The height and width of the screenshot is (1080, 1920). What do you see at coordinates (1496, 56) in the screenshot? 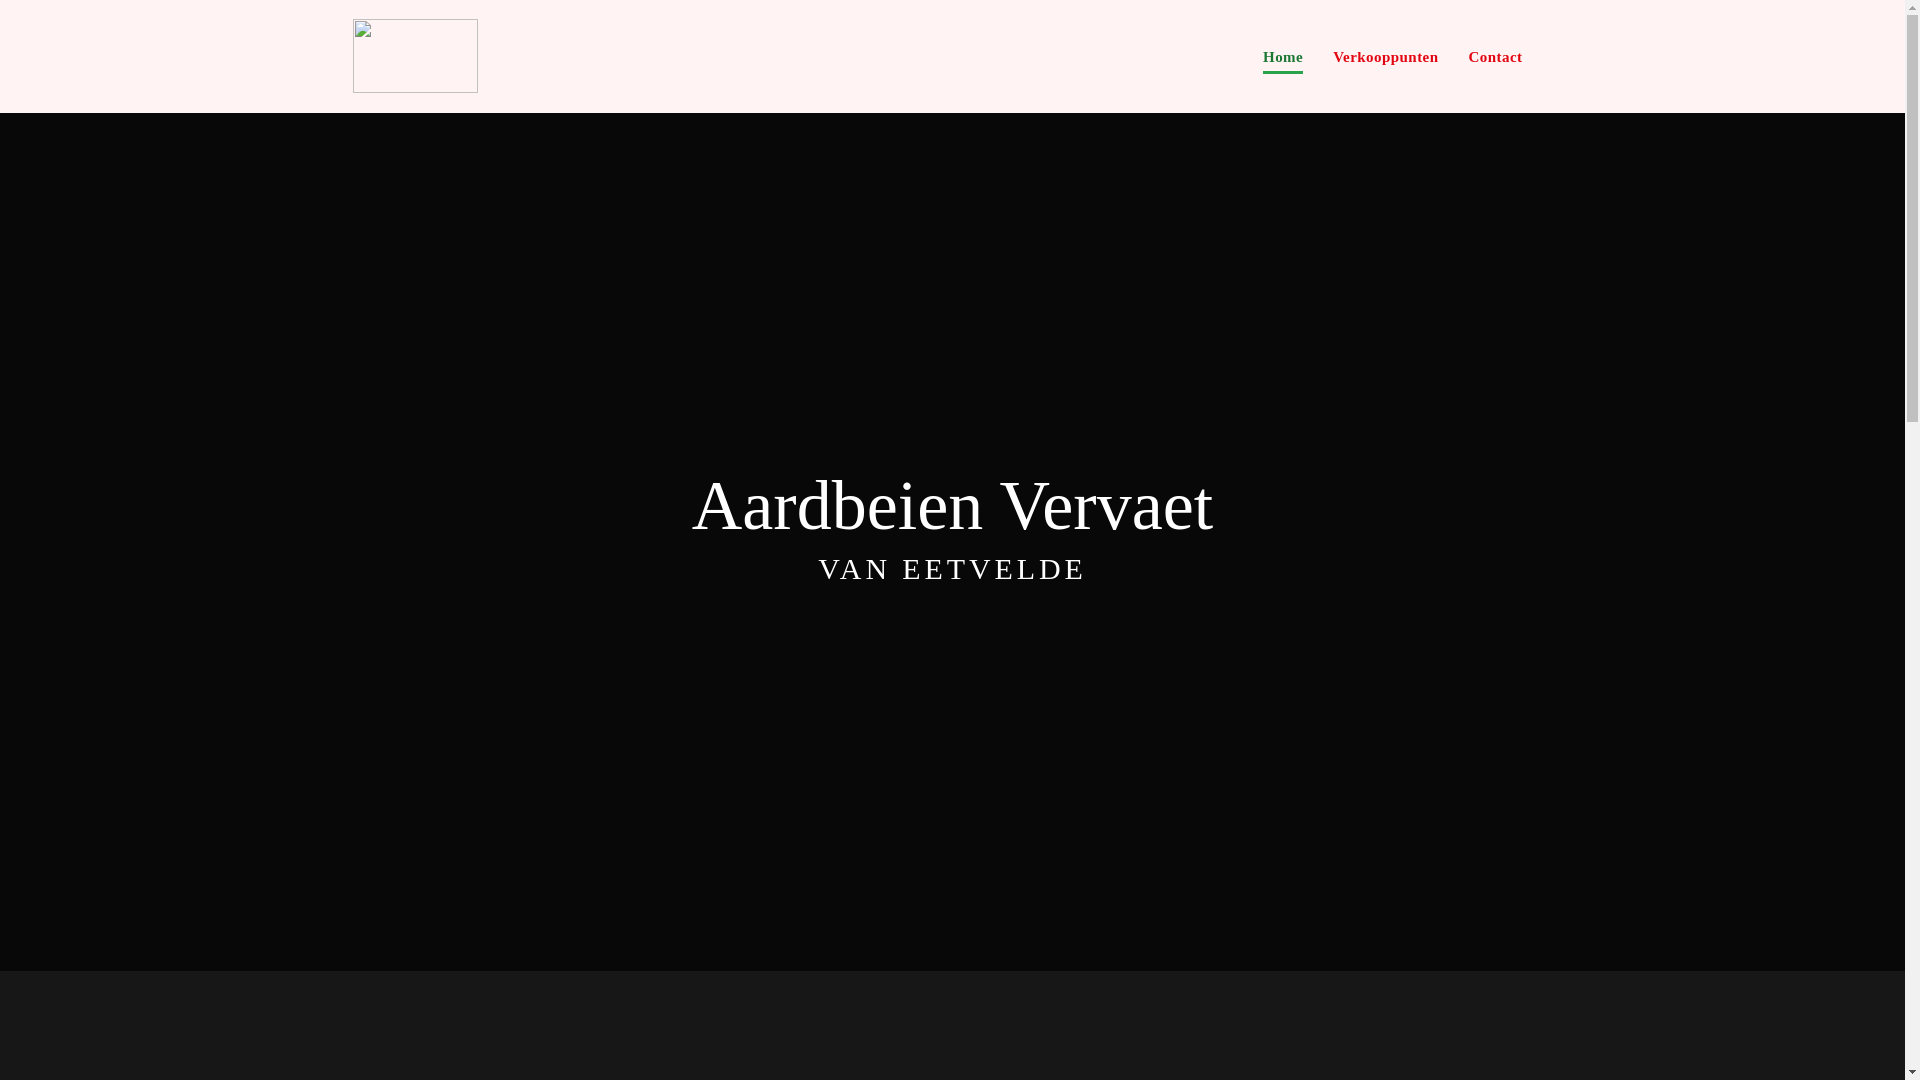
I see `'Contact'` at bounding box center [1496, 56].